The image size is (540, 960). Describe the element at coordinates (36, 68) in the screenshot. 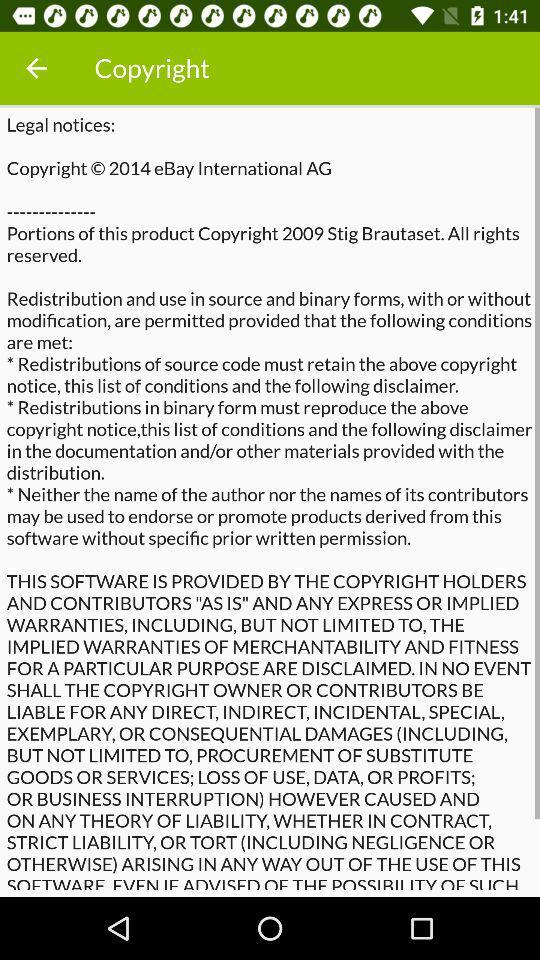

I see `item to the left of copyright` at that location.